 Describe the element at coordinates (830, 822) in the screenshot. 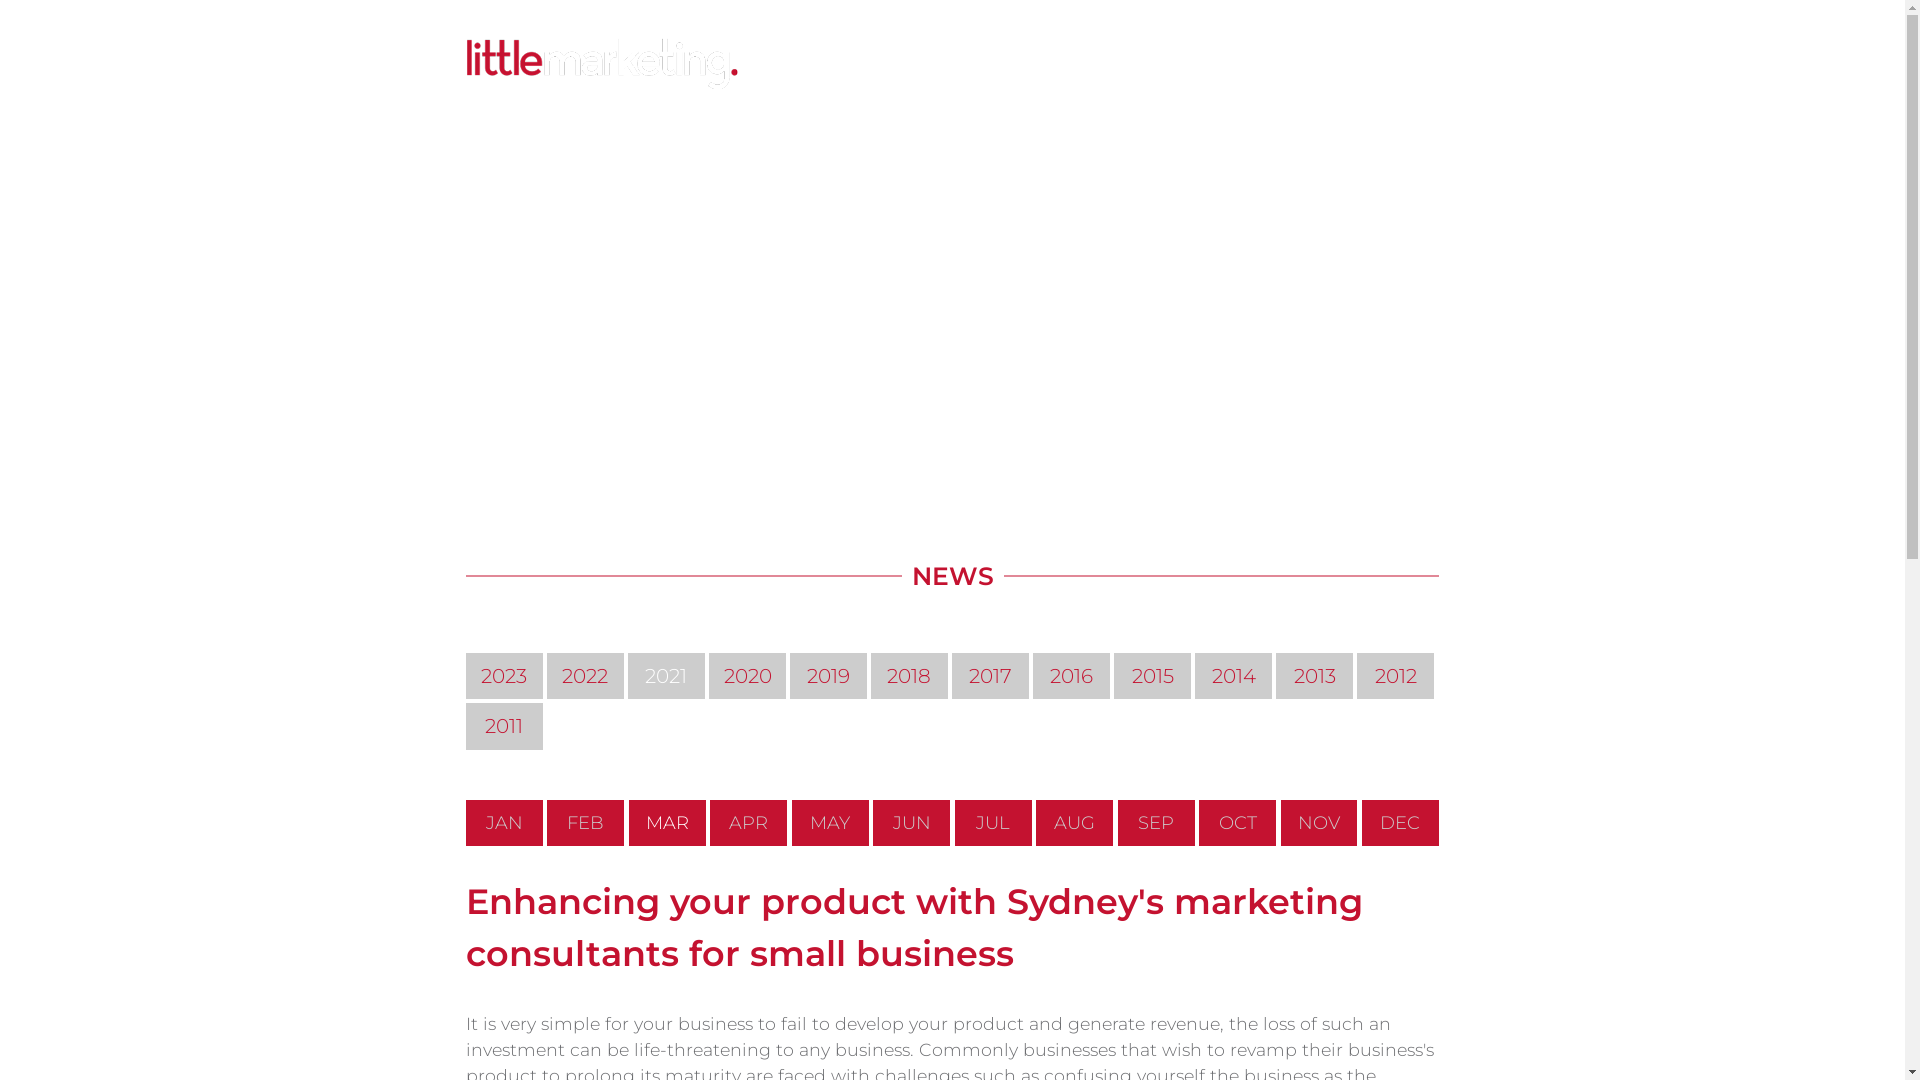

I see `'MAY'` at that location.